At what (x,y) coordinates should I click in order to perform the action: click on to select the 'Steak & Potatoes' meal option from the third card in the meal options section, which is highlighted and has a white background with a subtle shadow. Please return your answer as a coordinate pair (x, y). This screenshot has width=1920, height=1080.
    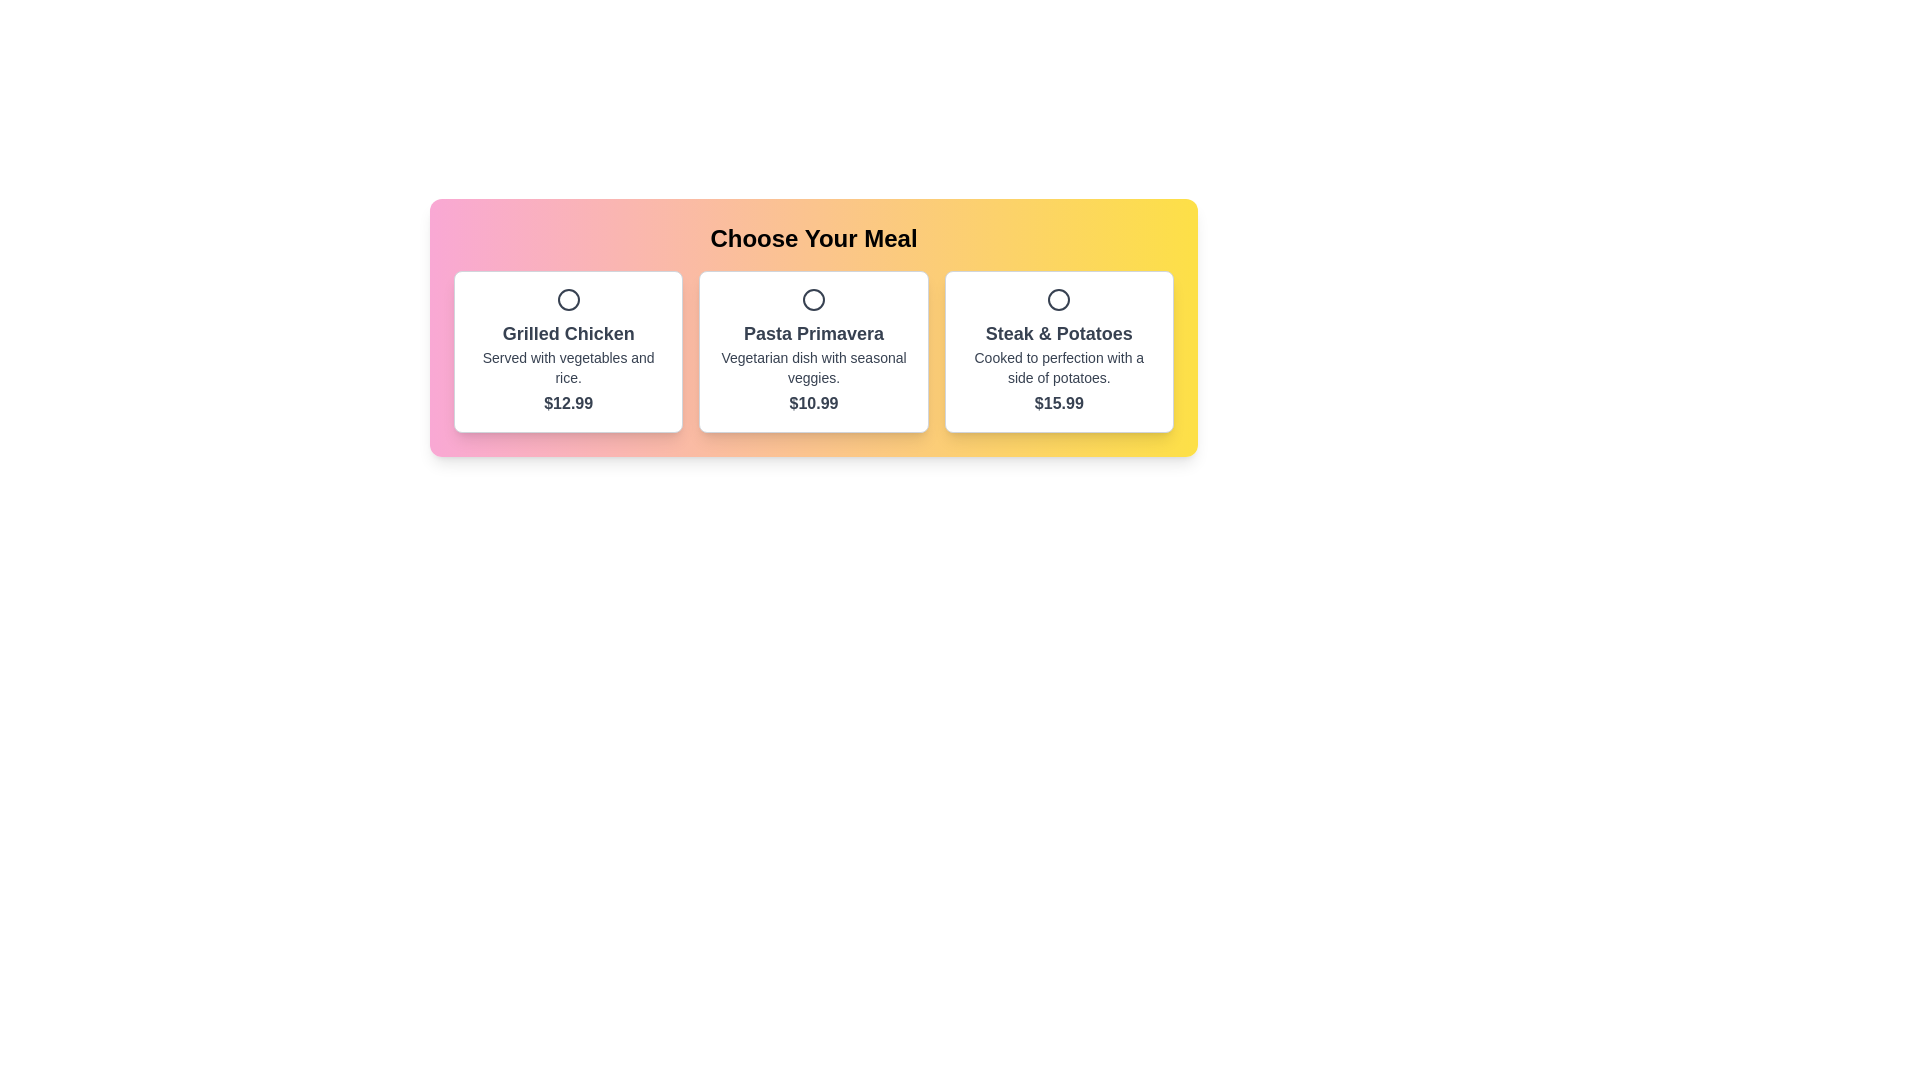
    Looking at the image, I should click on (1058, 367).